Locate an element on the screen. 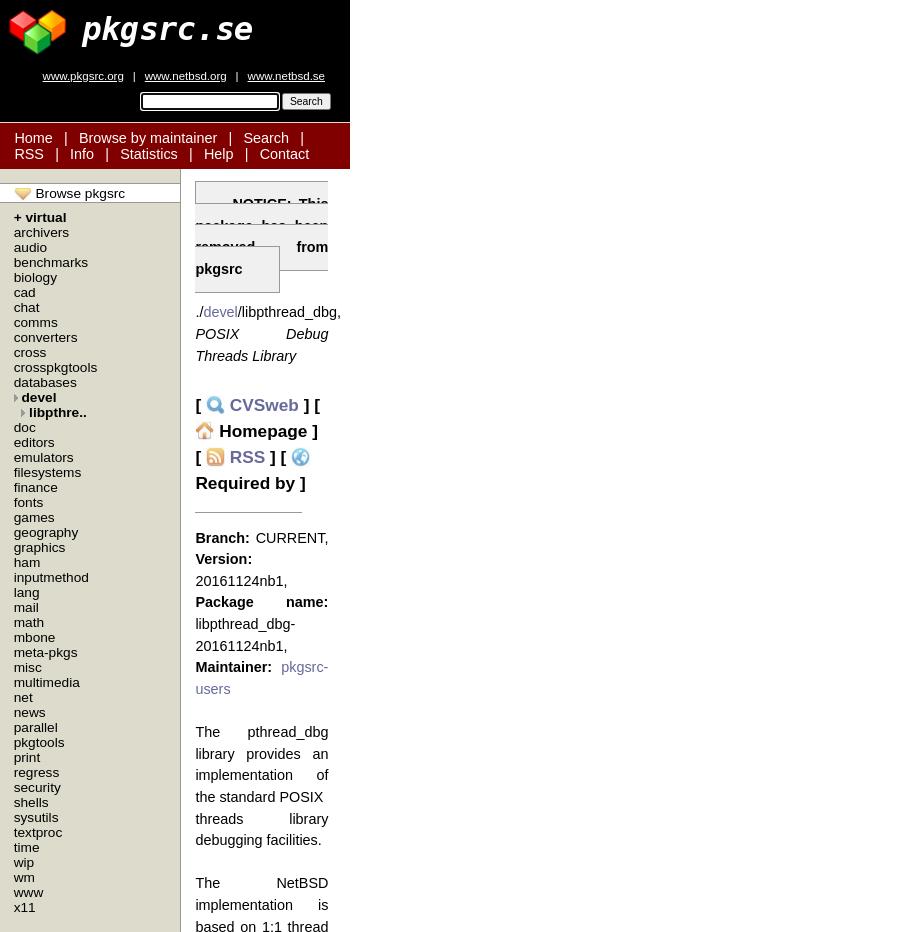 This screenshot has height=932, width=904. 'threads library debugging facilities.' is located at coordinates (260, 828).